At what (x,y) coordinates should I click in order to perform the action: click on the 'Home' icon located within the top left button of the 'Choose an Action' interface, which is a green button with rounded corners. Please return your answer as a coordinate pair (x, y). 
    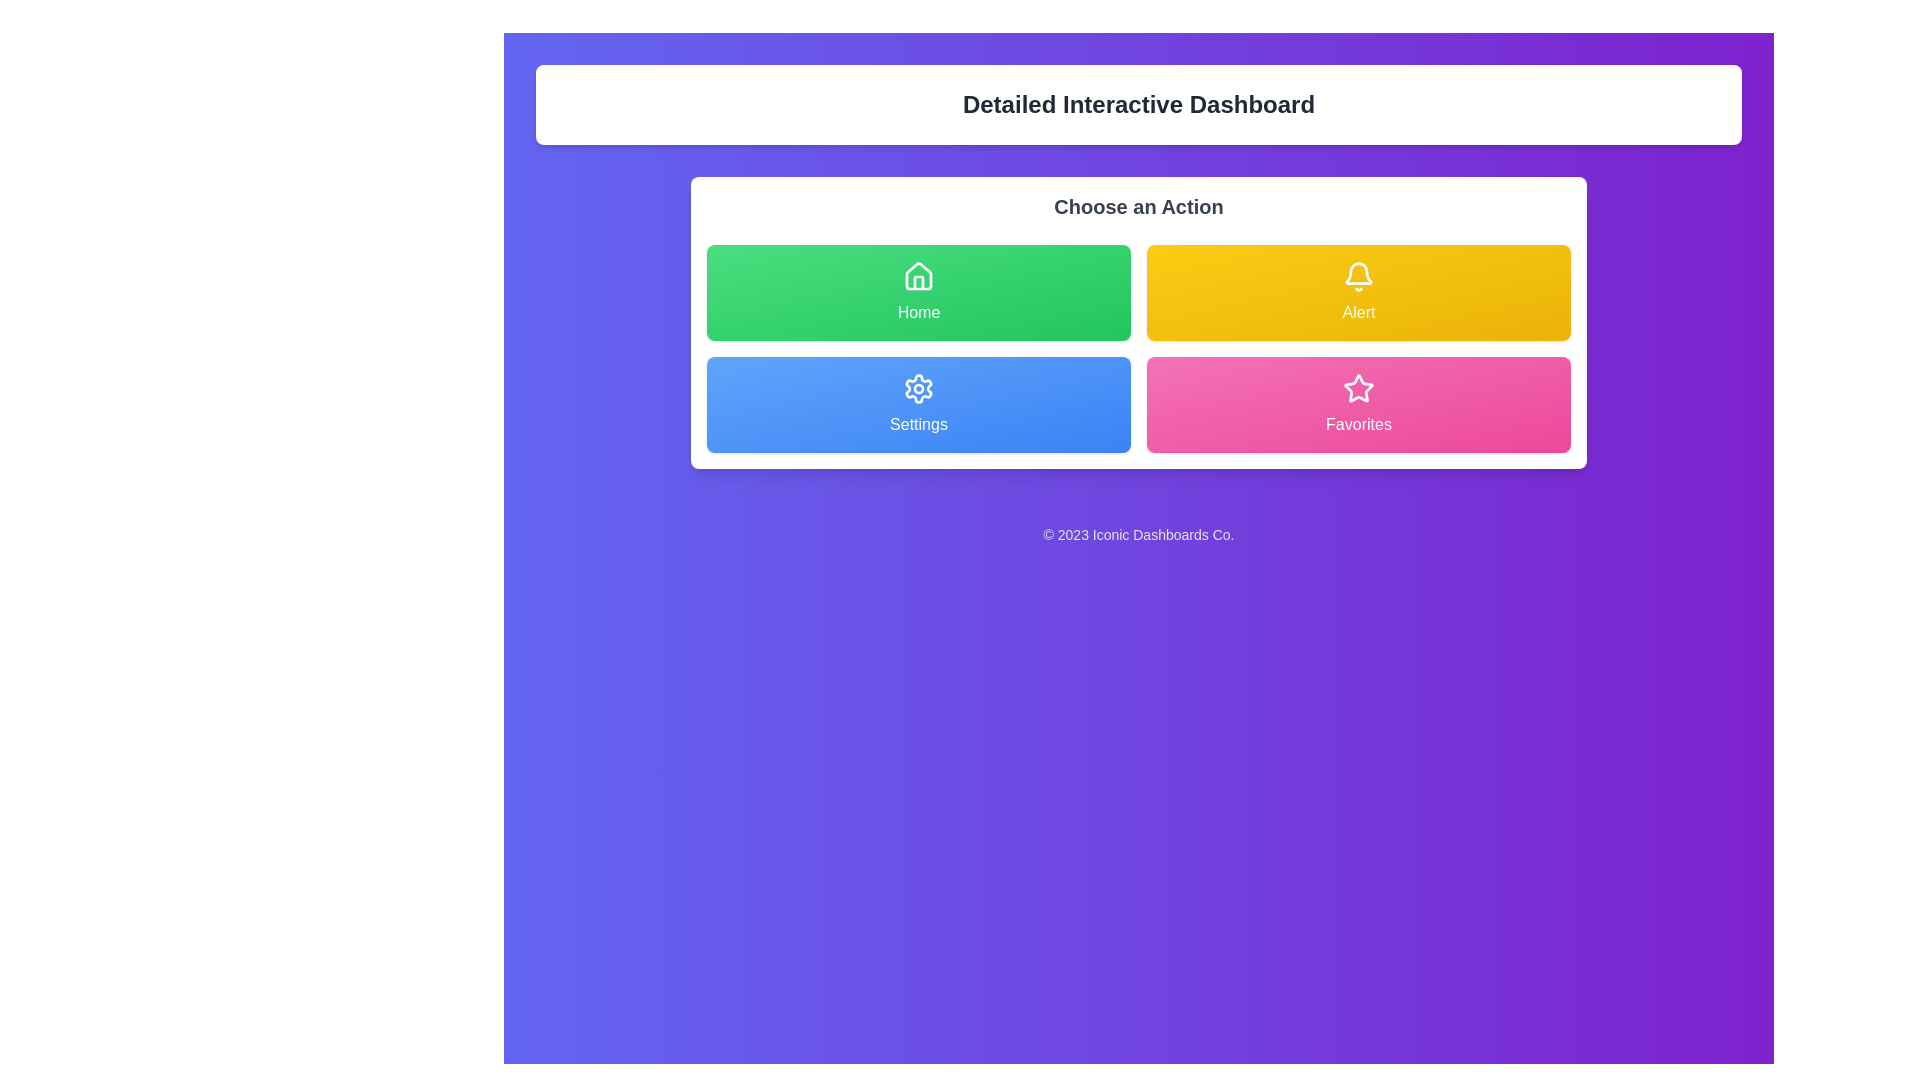
    Looking at the image, I should click on (917, 277).